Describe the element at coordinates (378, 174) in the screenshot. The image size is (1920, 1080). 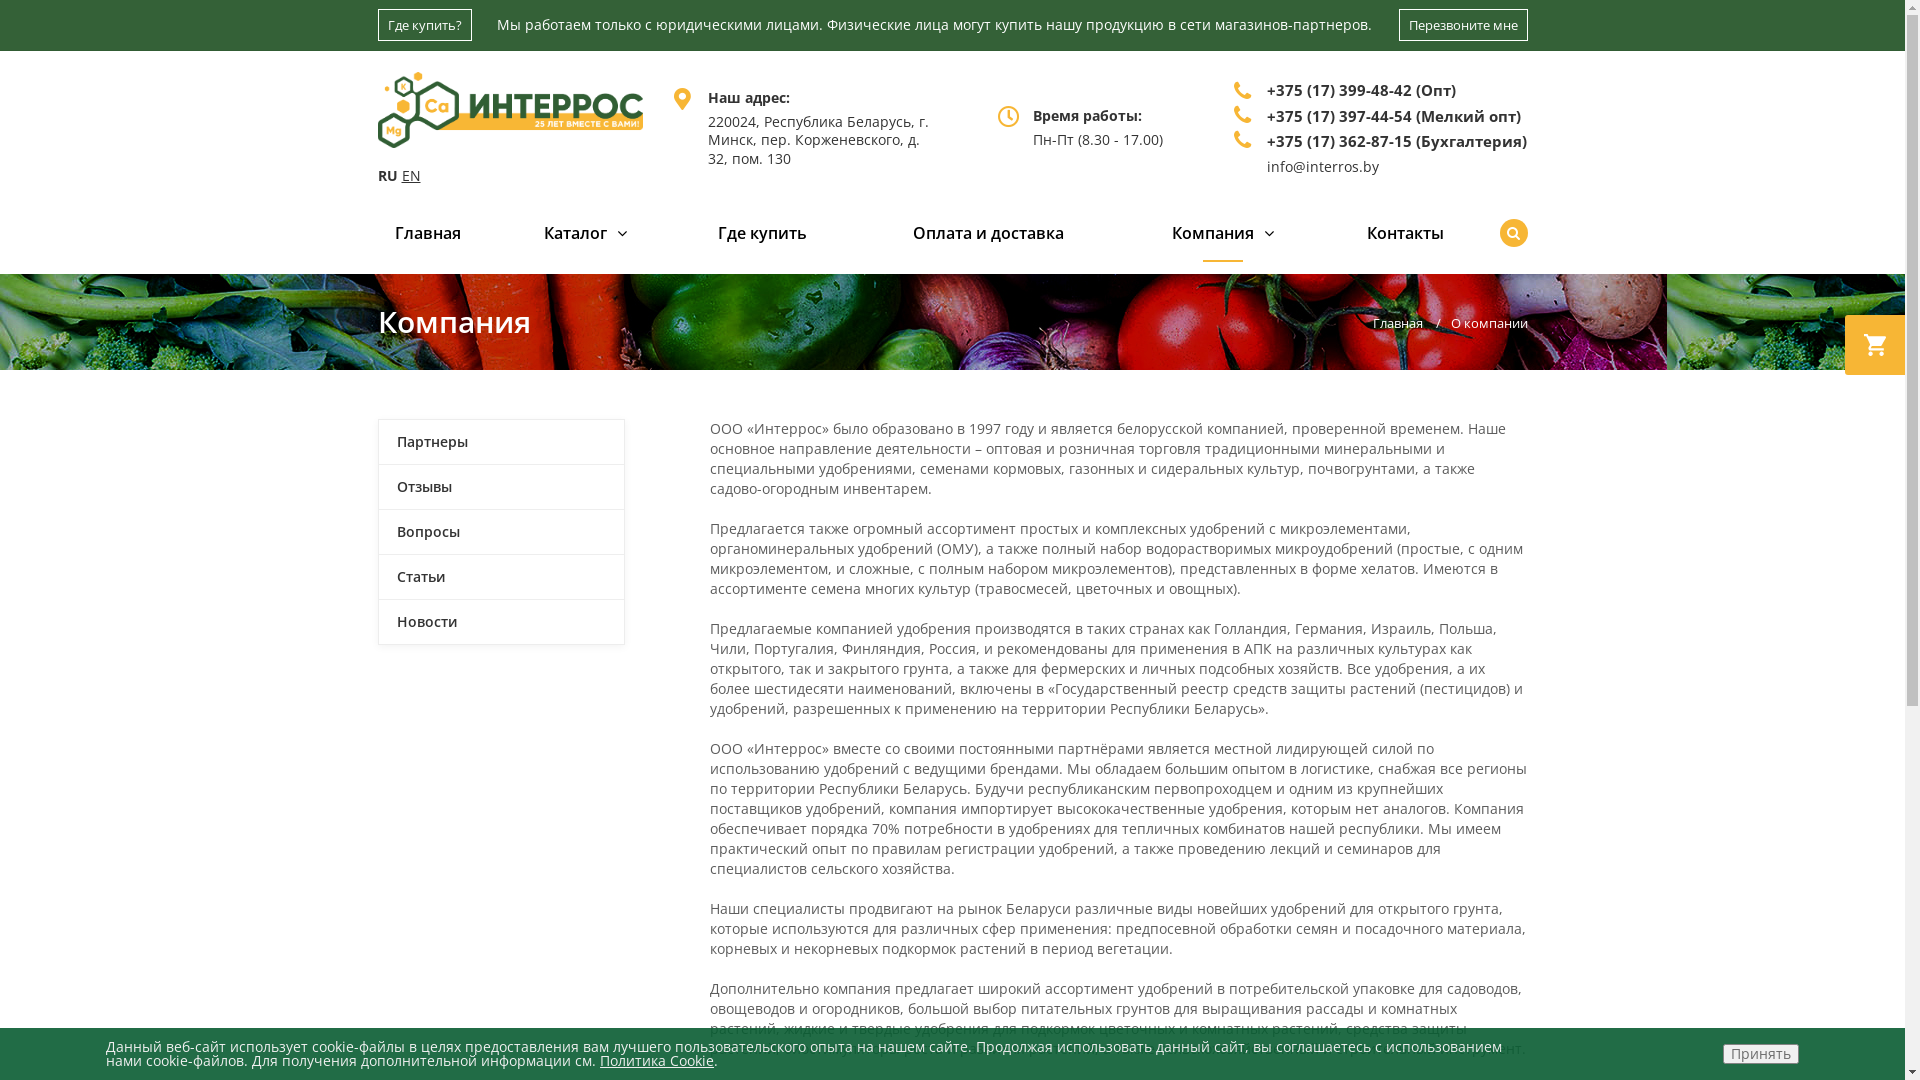
I see `'RU'` at that location.